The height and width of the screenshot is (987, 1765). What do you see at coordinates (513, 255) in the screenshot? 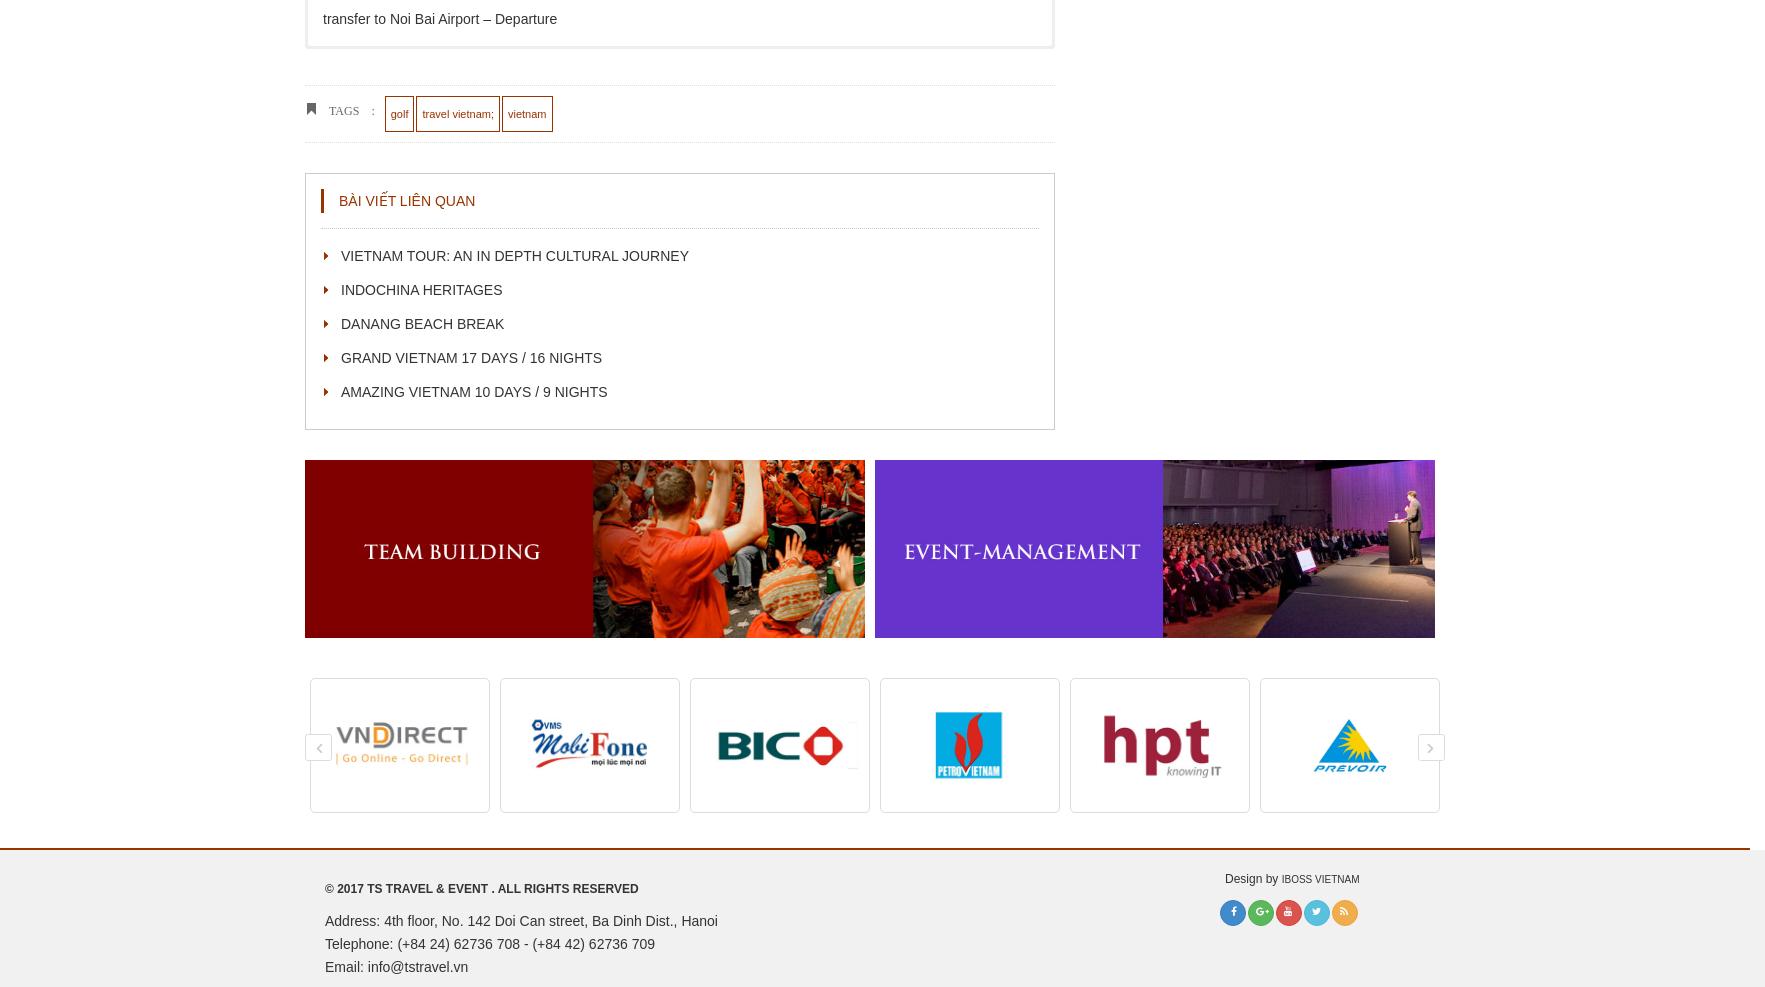
I see `'VIETNAM TOUR: AN IN DEPTH CULTURAL JOURNEY'` at bounding box center [513, 255].